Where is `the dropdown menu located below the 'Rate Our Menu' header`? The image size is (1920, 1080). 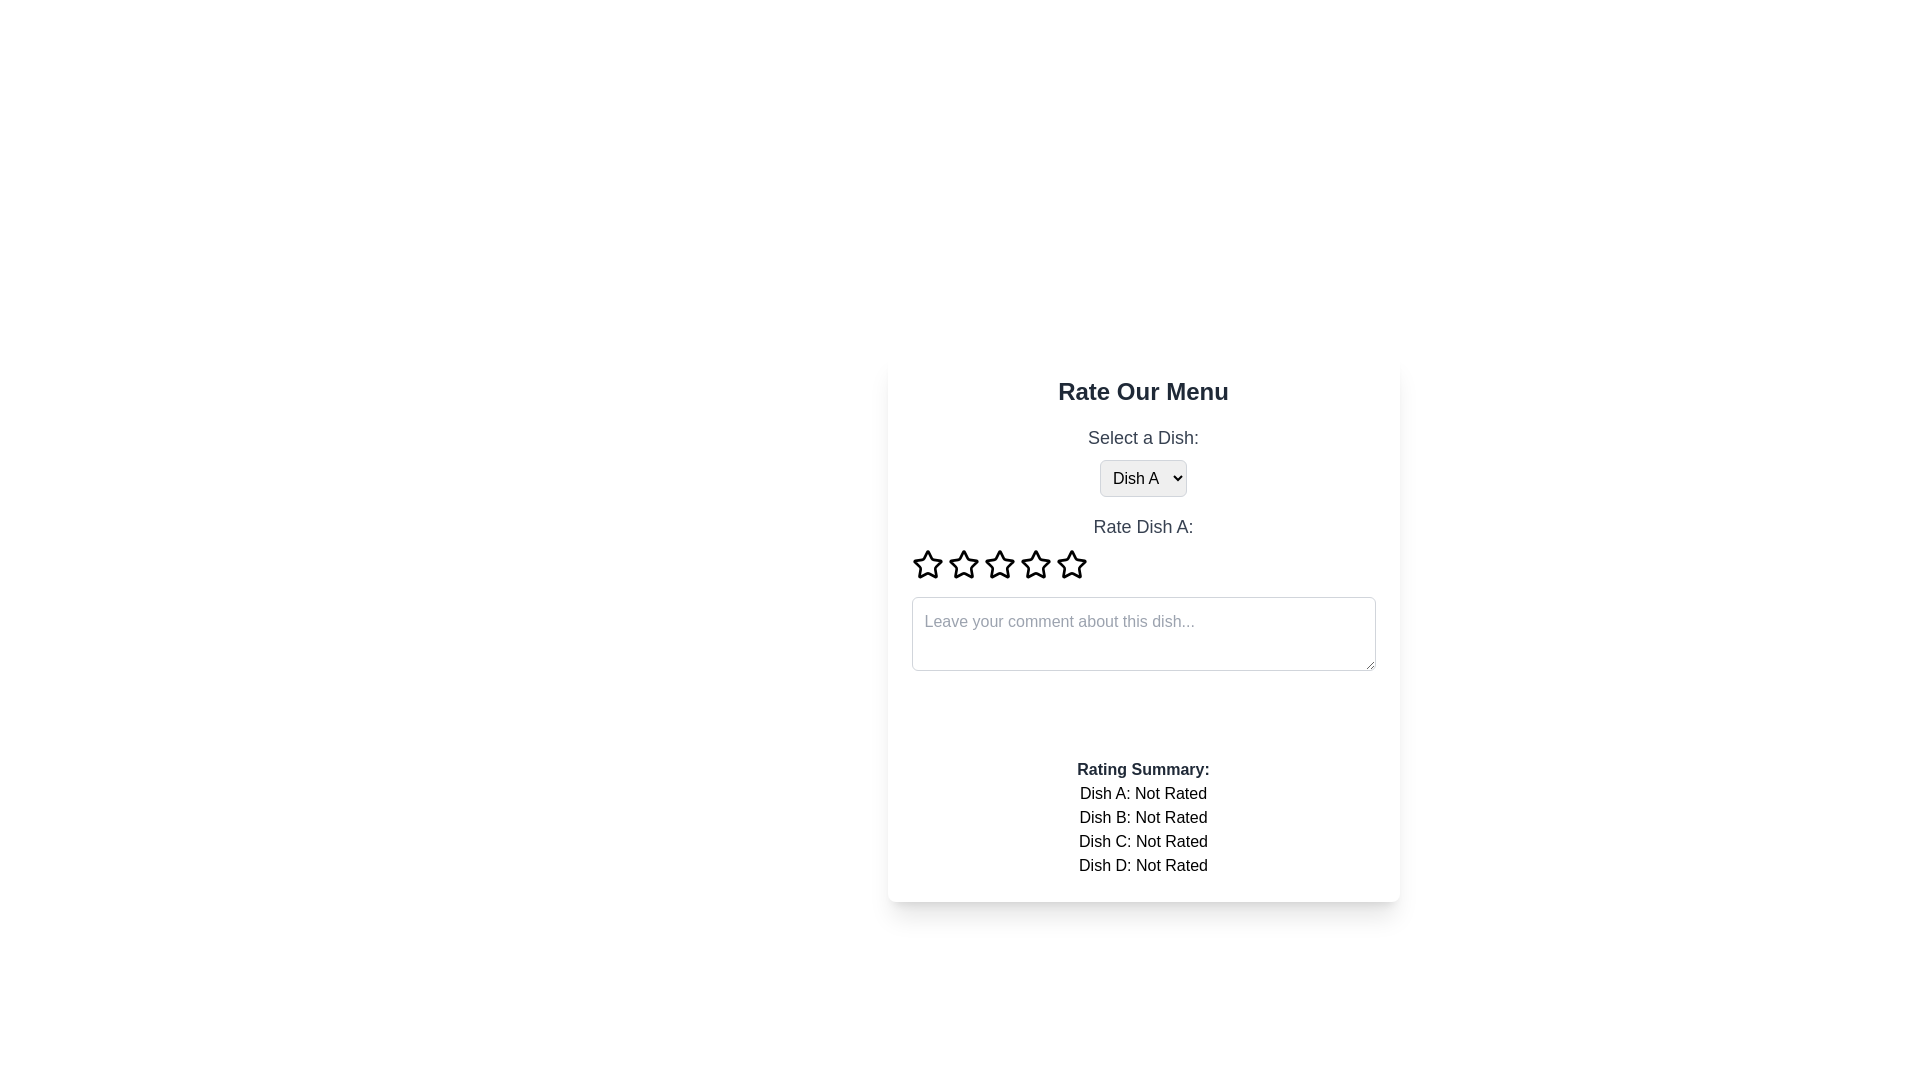
the dropdown menu located below the 'Rate Our Menu' header is located at coordinates (1143, 460).